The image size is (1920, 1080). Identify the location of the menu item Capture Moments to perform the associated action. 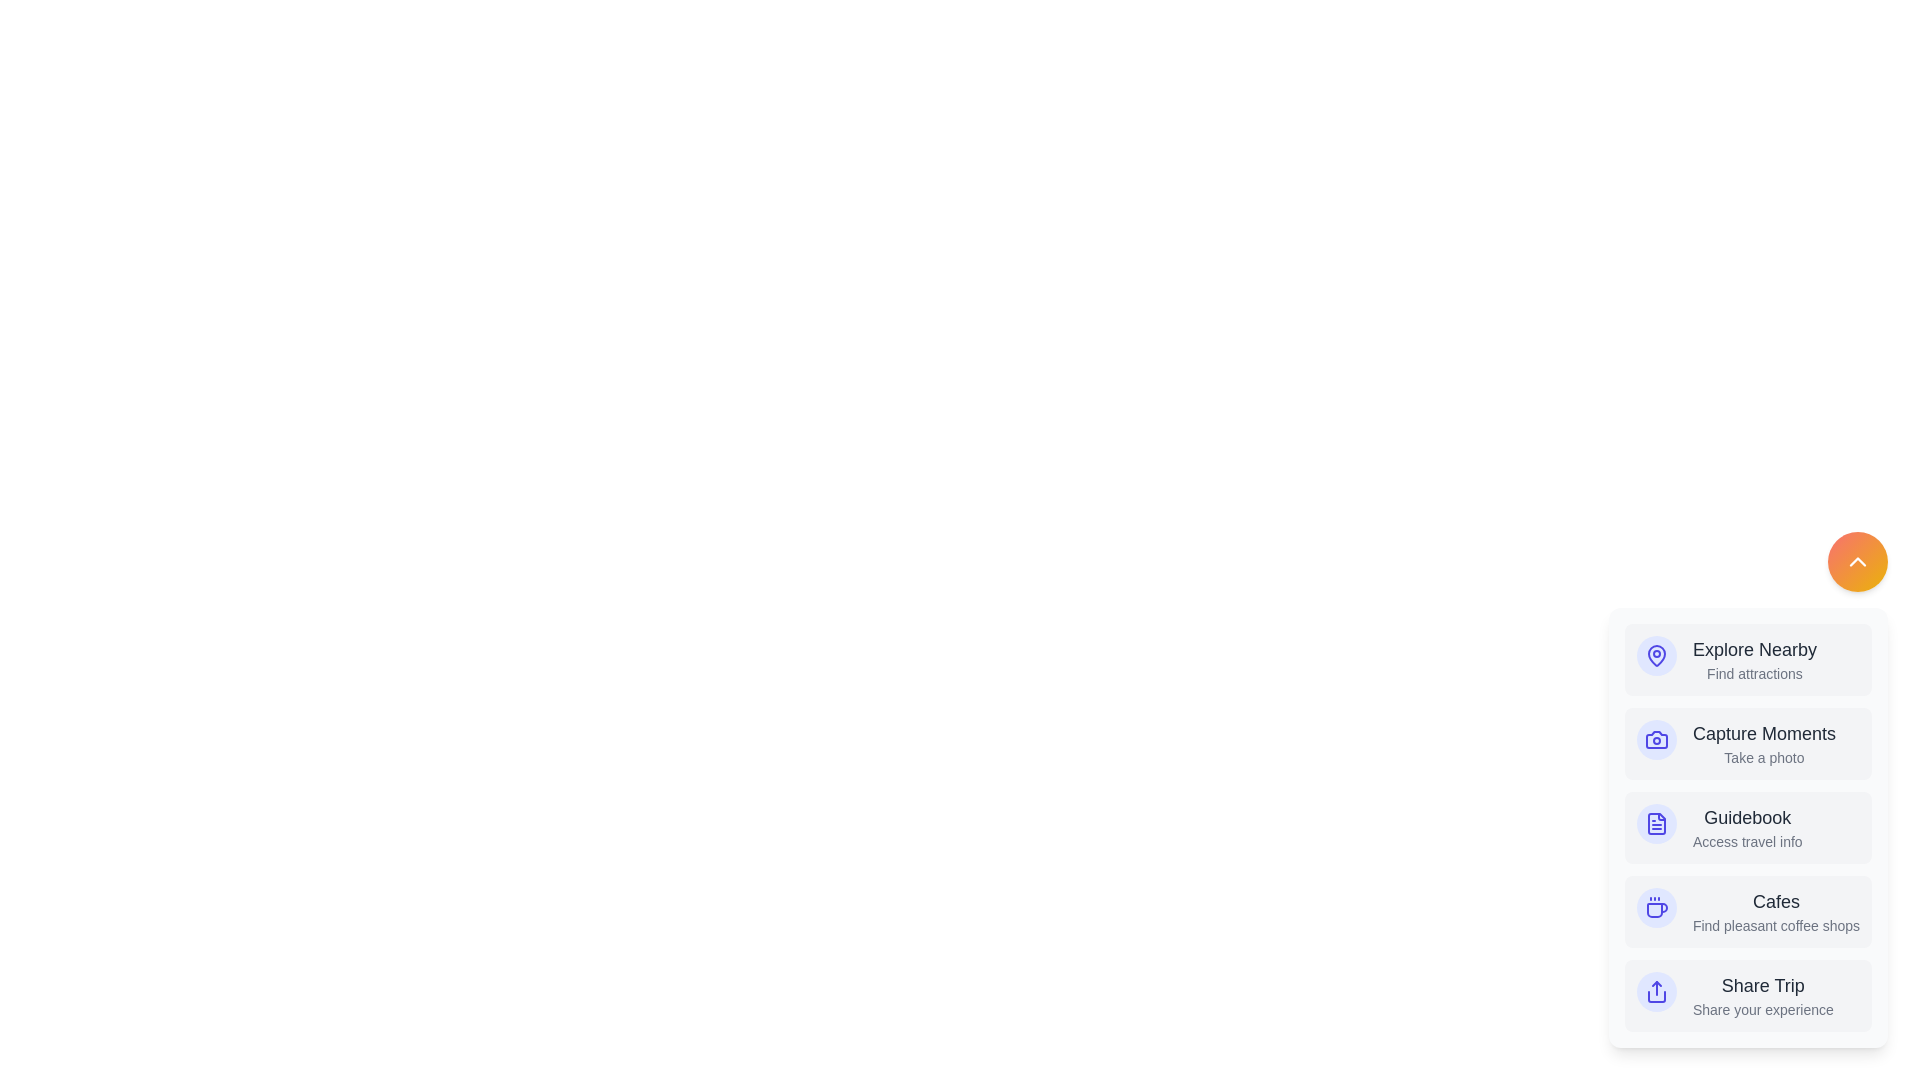
(1746, 744).